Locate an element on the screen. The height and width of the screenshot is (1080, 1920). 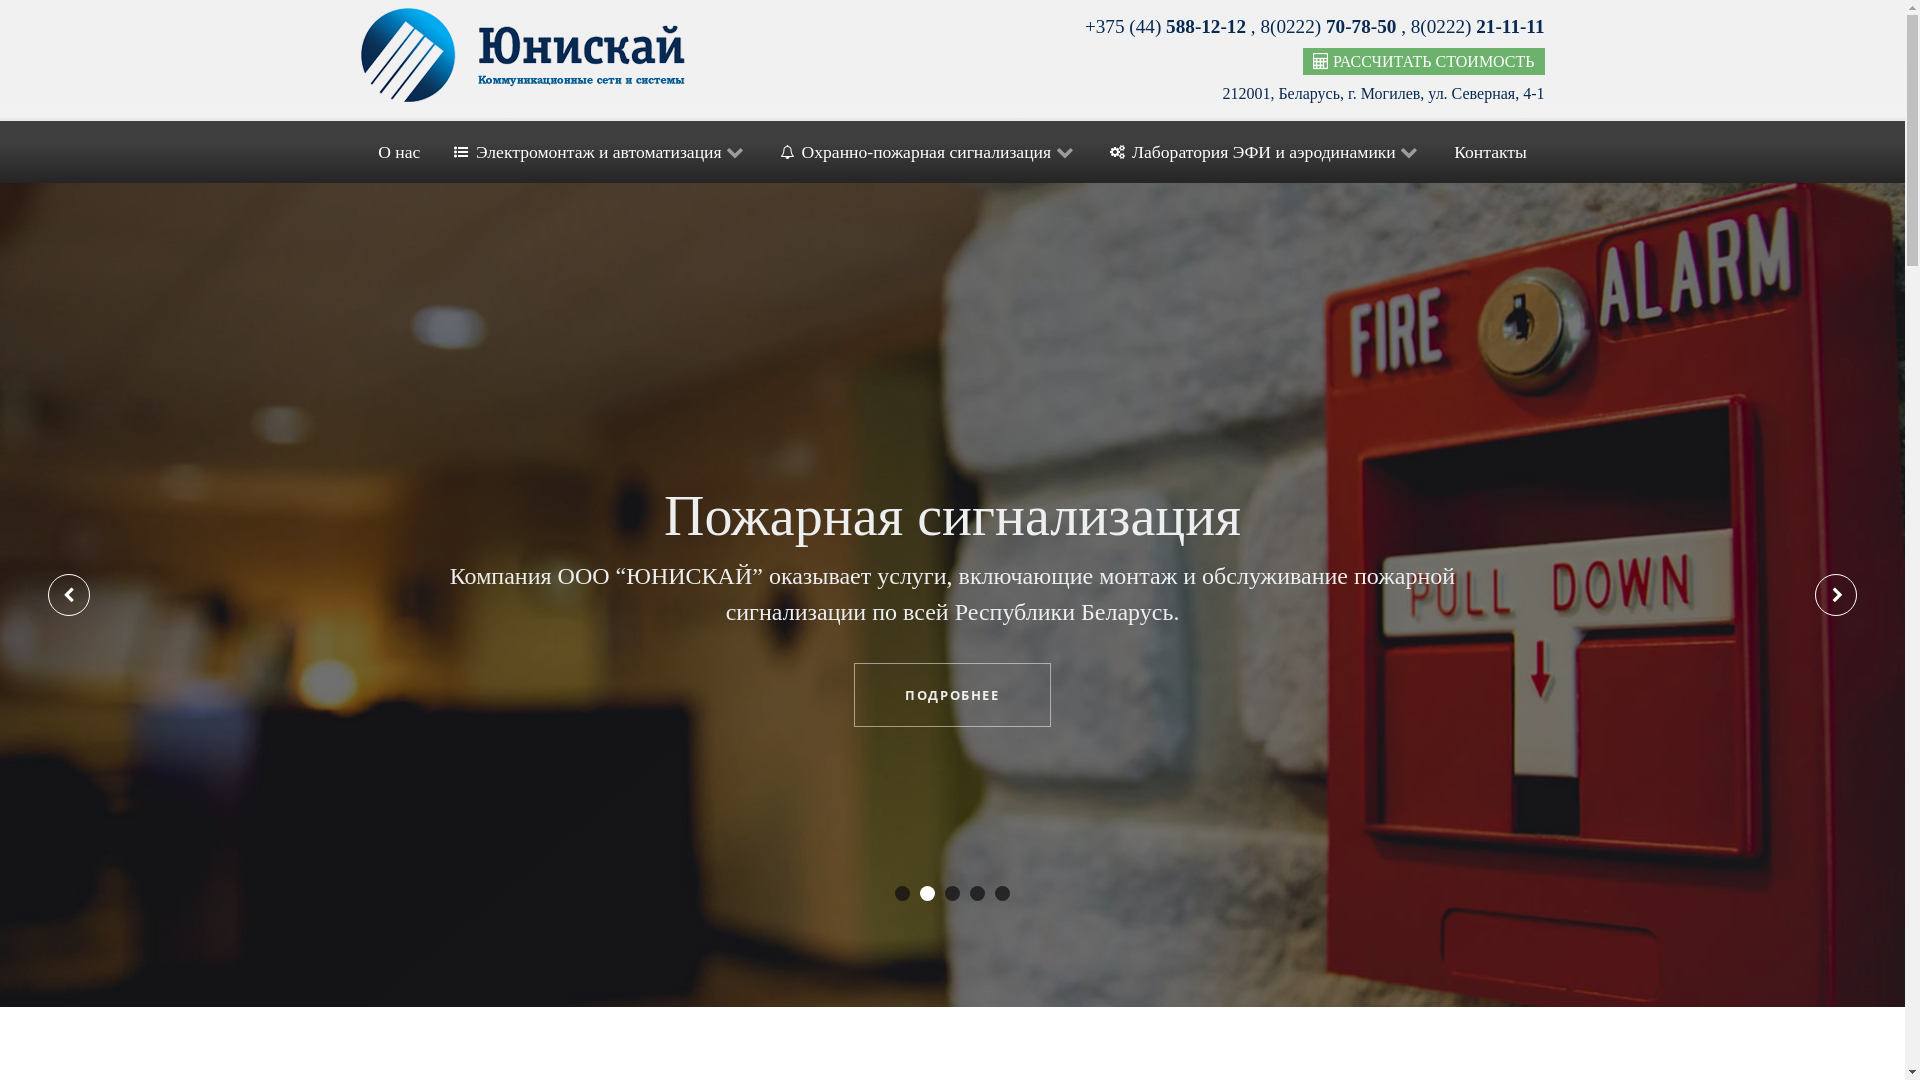
'8(0222) 70-78-50 , 8(0222) 21-11-11' is located at coordinates (1258, 26).